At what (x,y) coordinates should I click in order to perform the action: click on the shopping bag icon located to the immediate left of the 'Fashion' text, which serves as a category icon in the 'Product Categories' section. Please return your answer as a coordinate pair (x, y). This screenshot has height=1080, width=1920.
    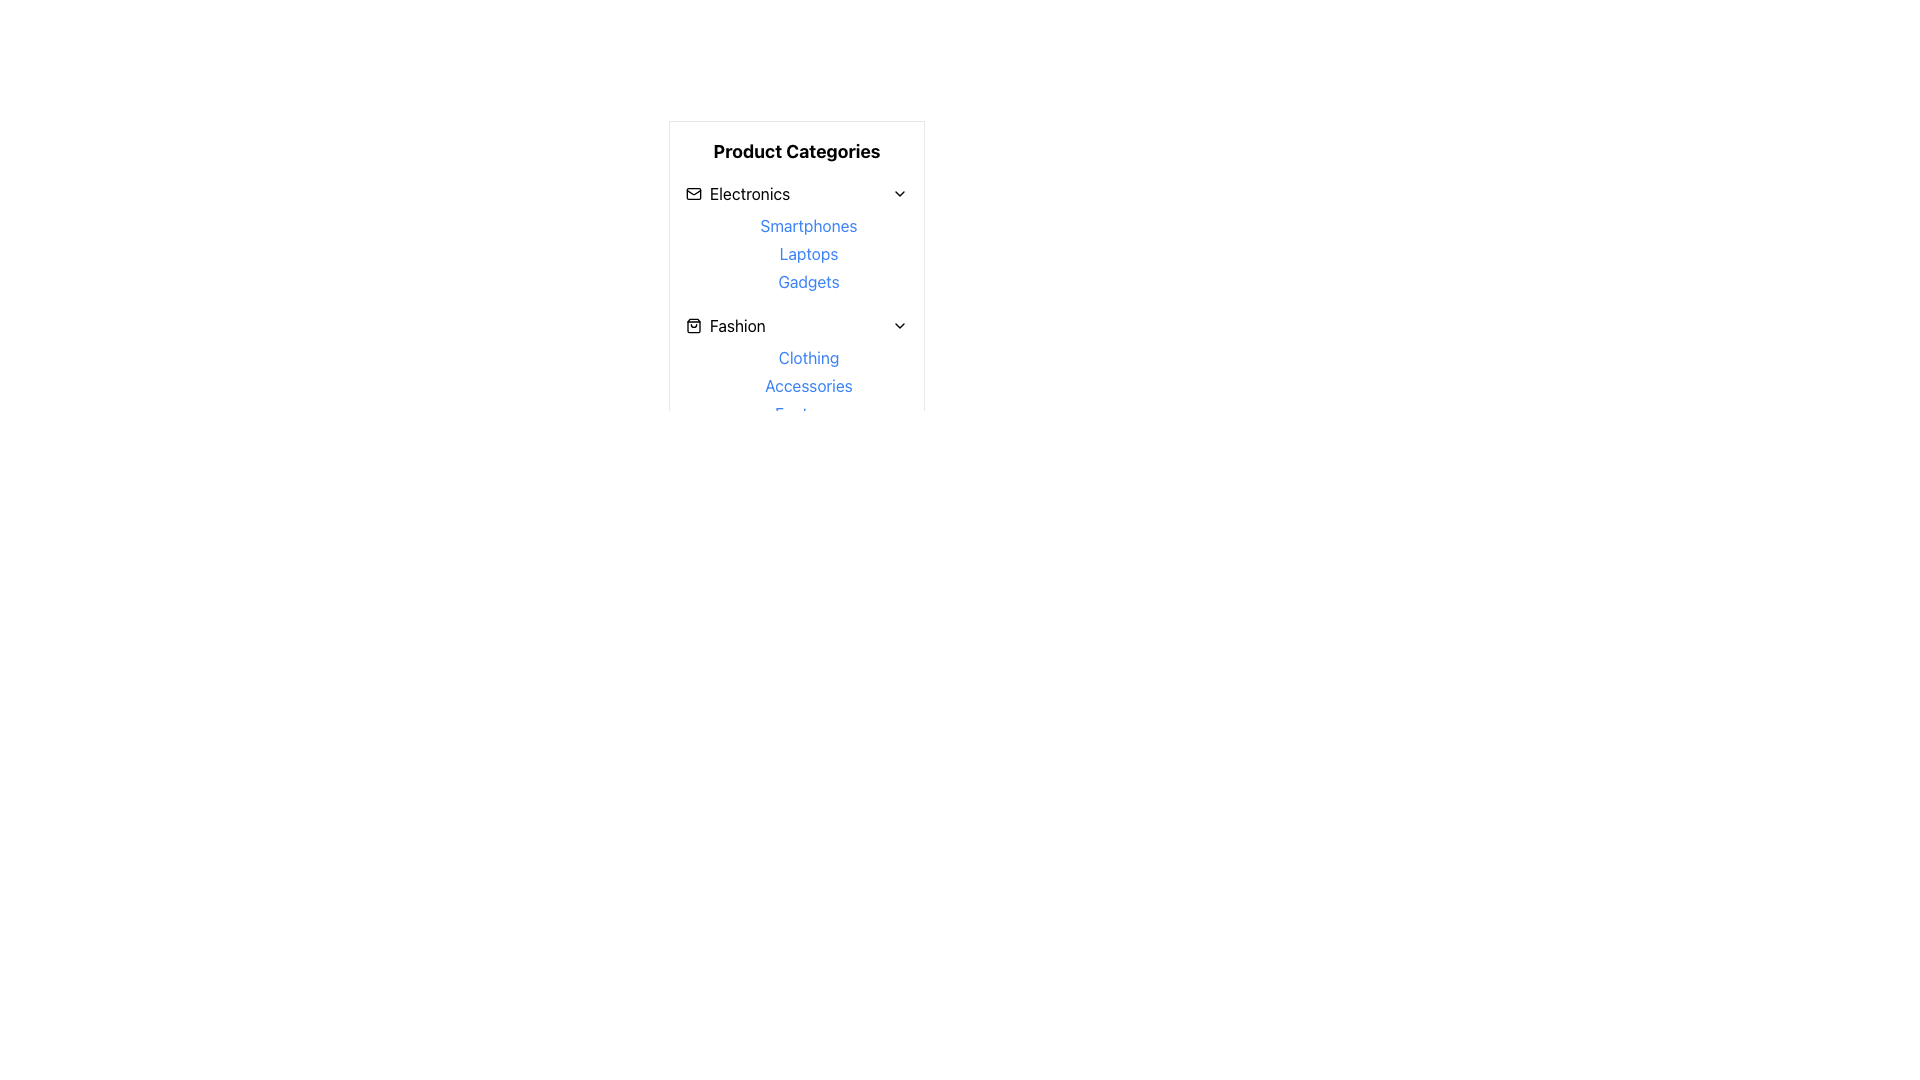
    Looking at the image, I should click on (694, 325).